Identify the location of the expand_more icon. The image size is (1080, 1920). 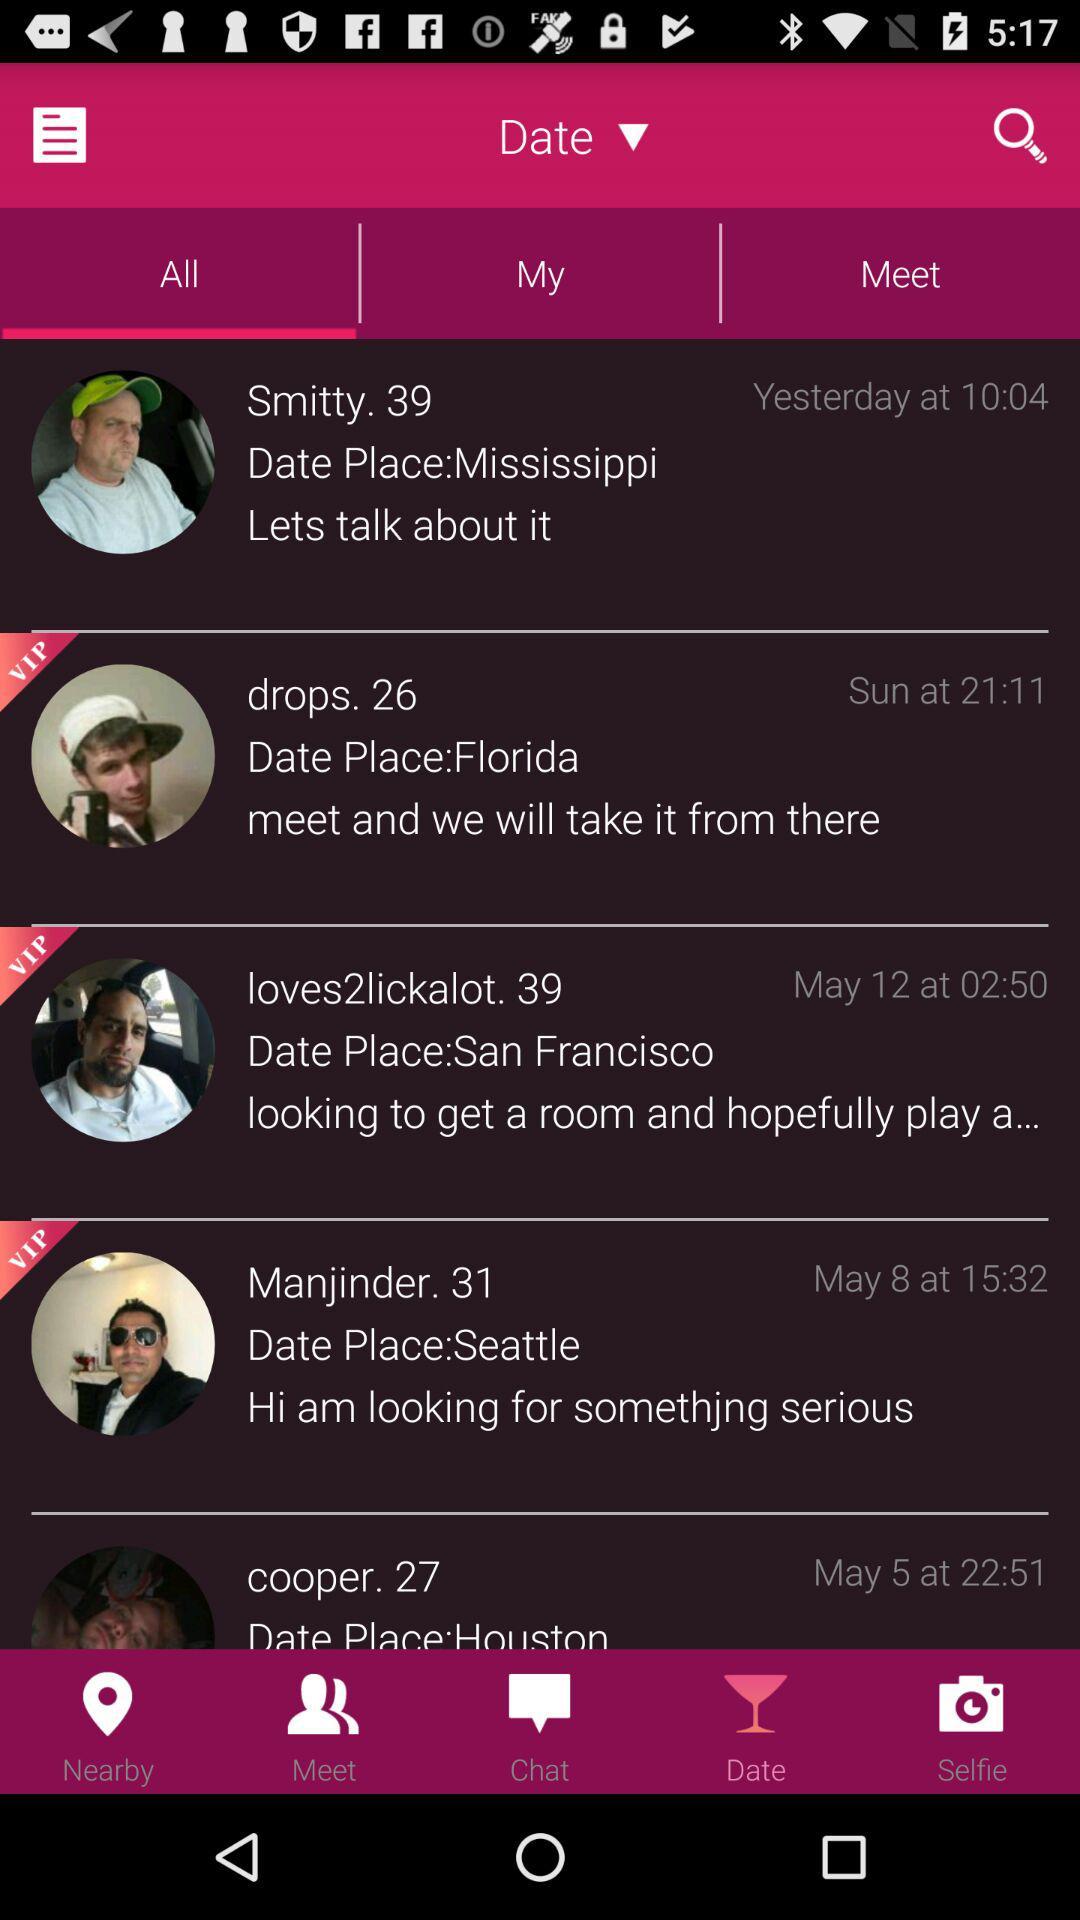
(633, 143).